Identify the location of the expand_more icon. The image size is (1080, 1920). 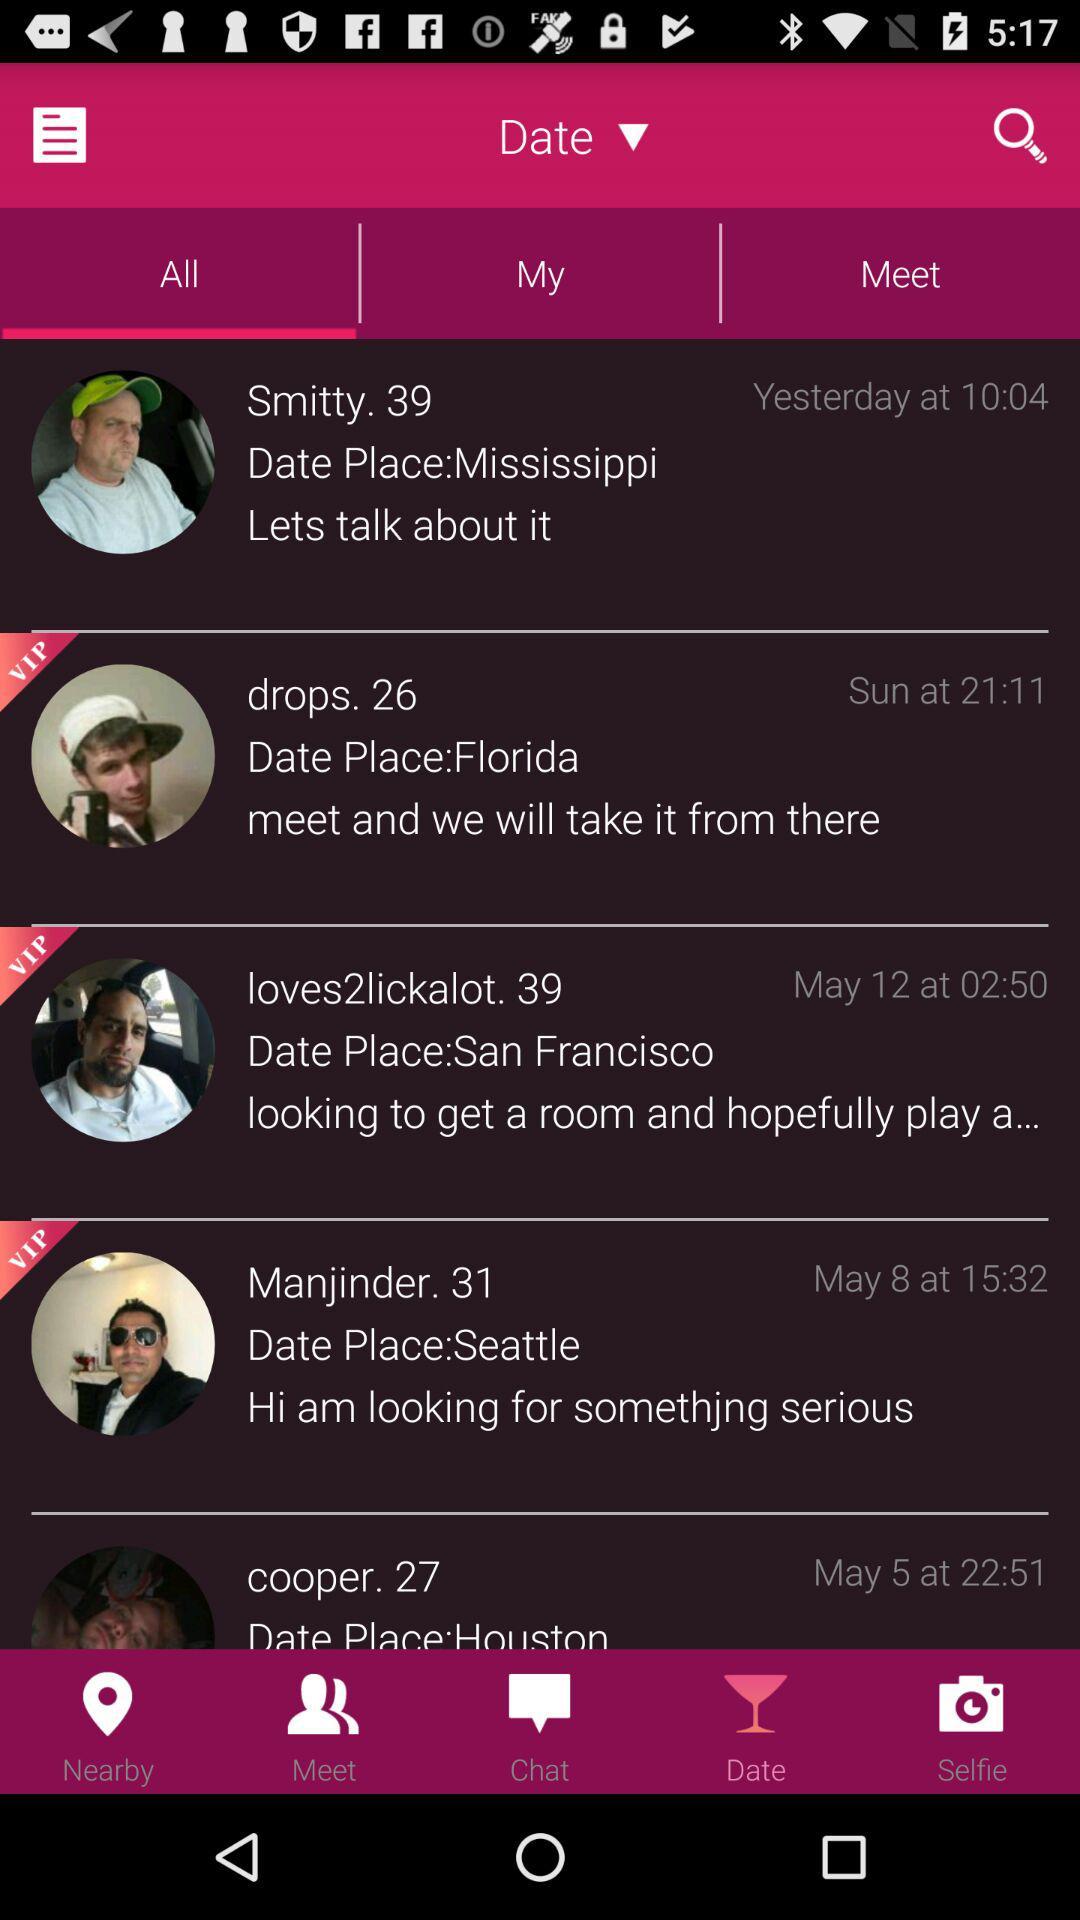
(633, 143).